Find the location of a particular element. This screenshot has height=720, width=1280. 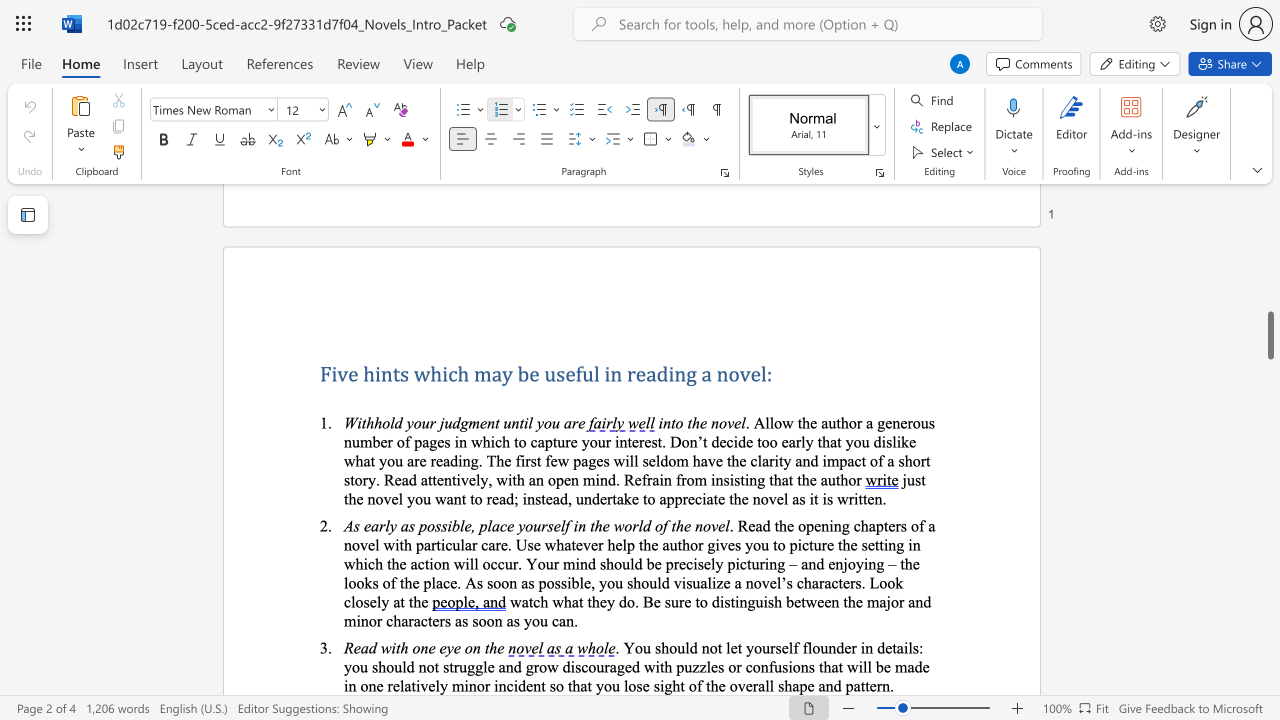

the 2th character "z" in the text is located at coordinates (703, 666).